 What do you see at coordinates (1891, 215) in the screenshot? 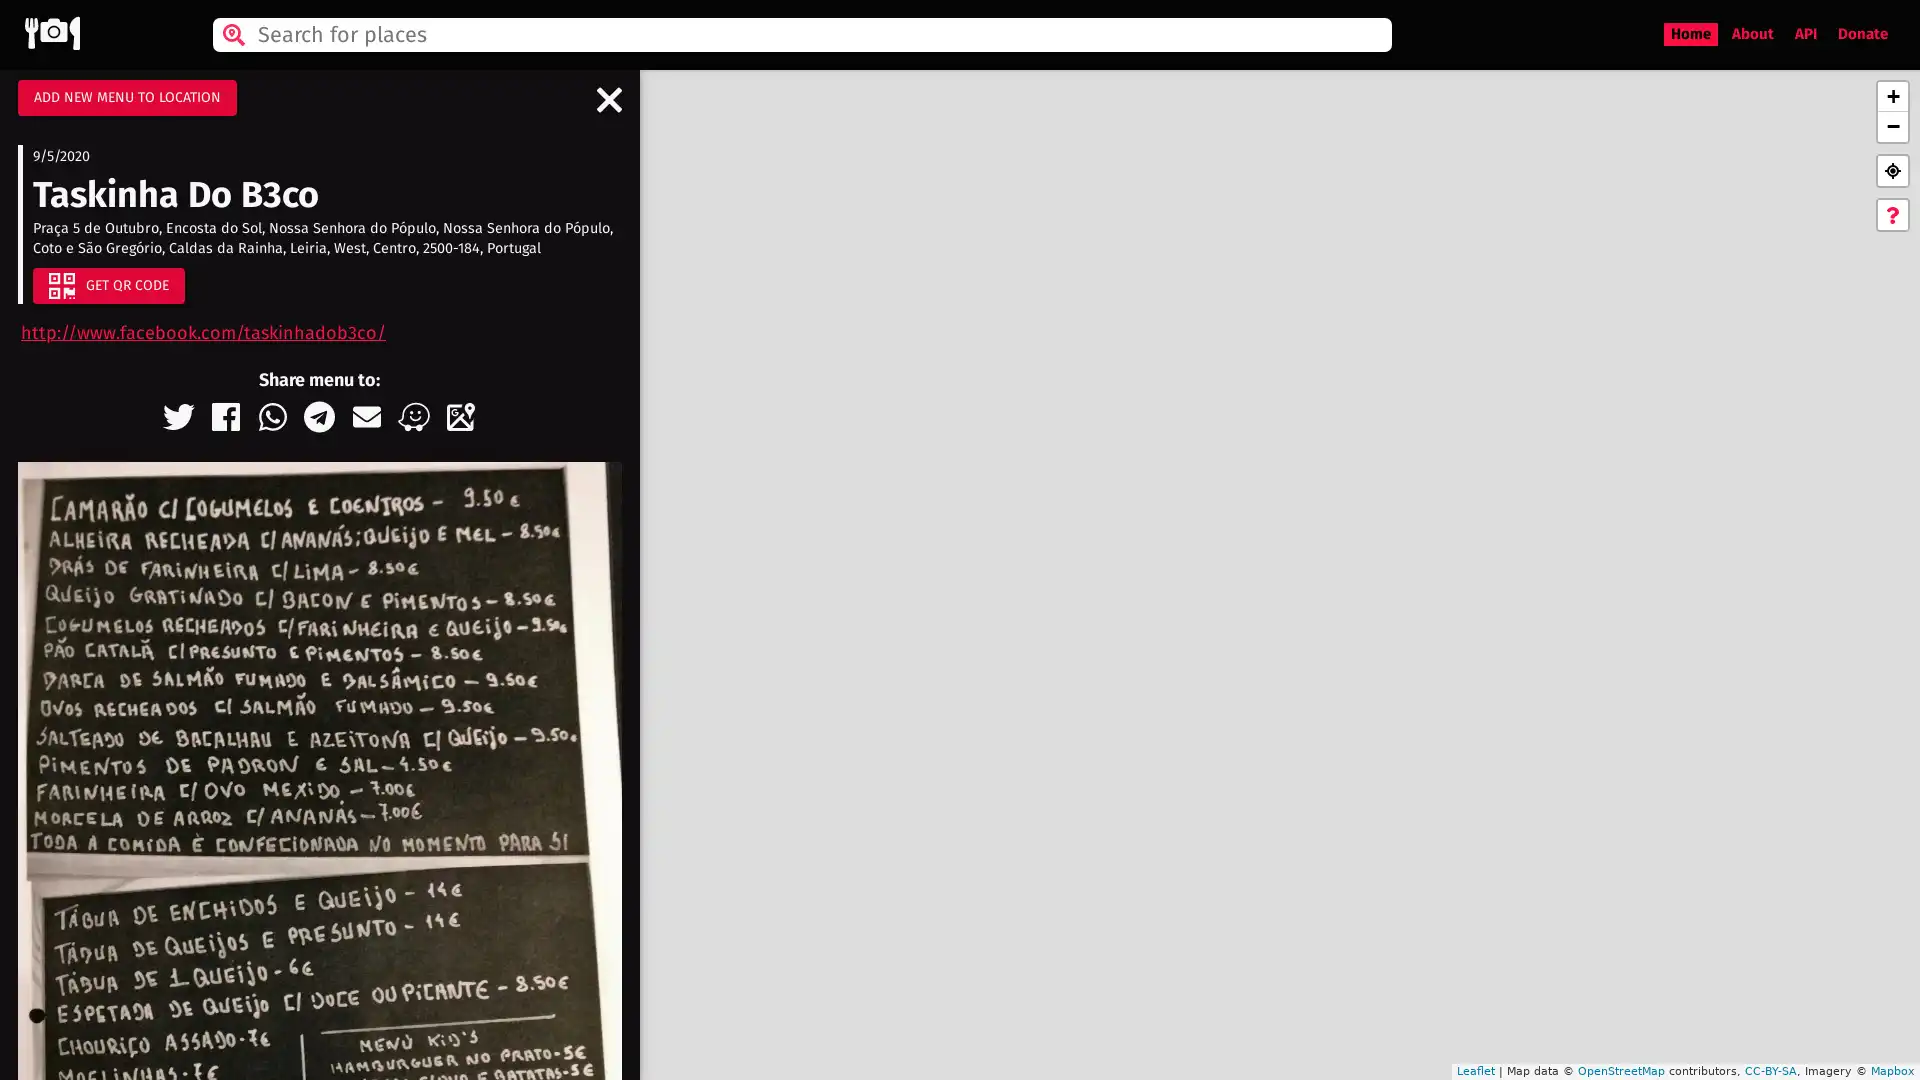
I see `Help tutorial` at bounding box center [1891, 215].